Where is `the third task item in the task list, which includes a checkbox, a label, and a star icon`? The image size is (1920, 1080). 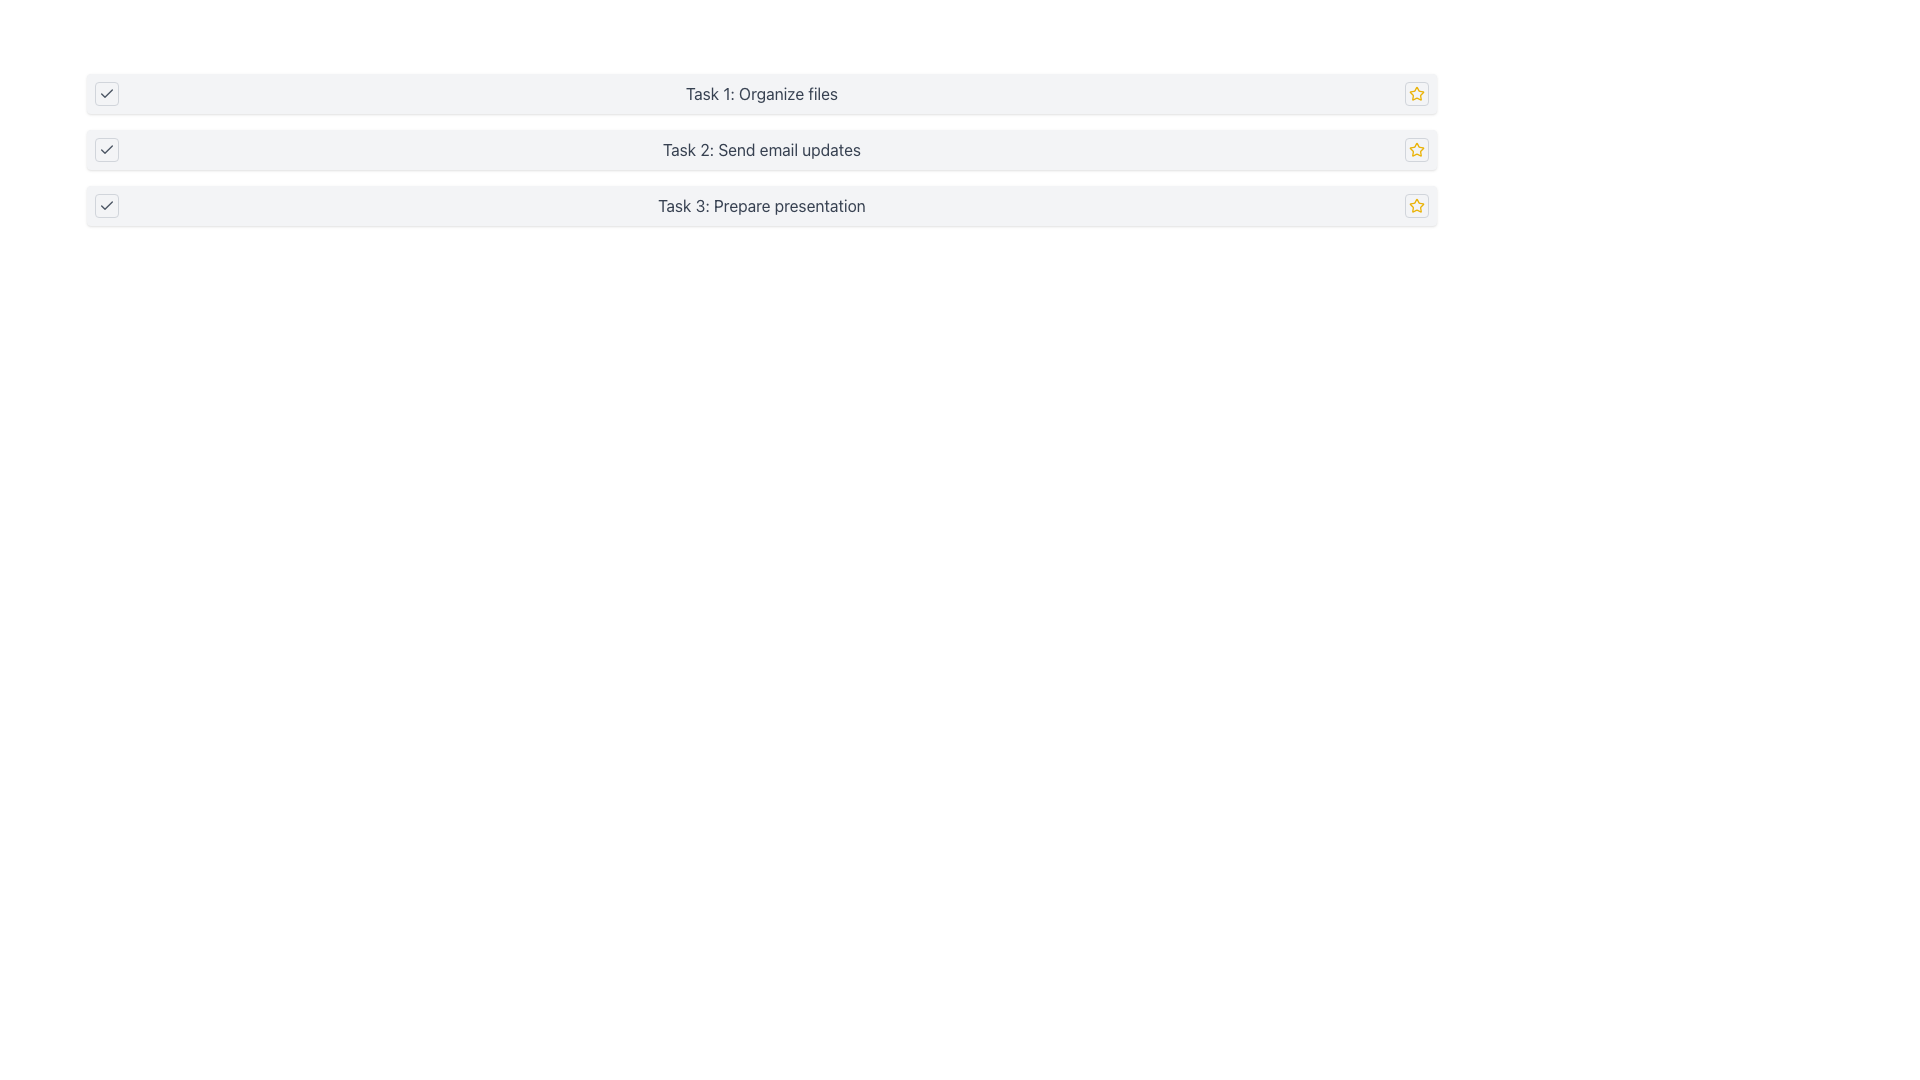 the third task item in the task list, which includes a checkbox, a label, and a star icon is located at coordinates (761, 205).